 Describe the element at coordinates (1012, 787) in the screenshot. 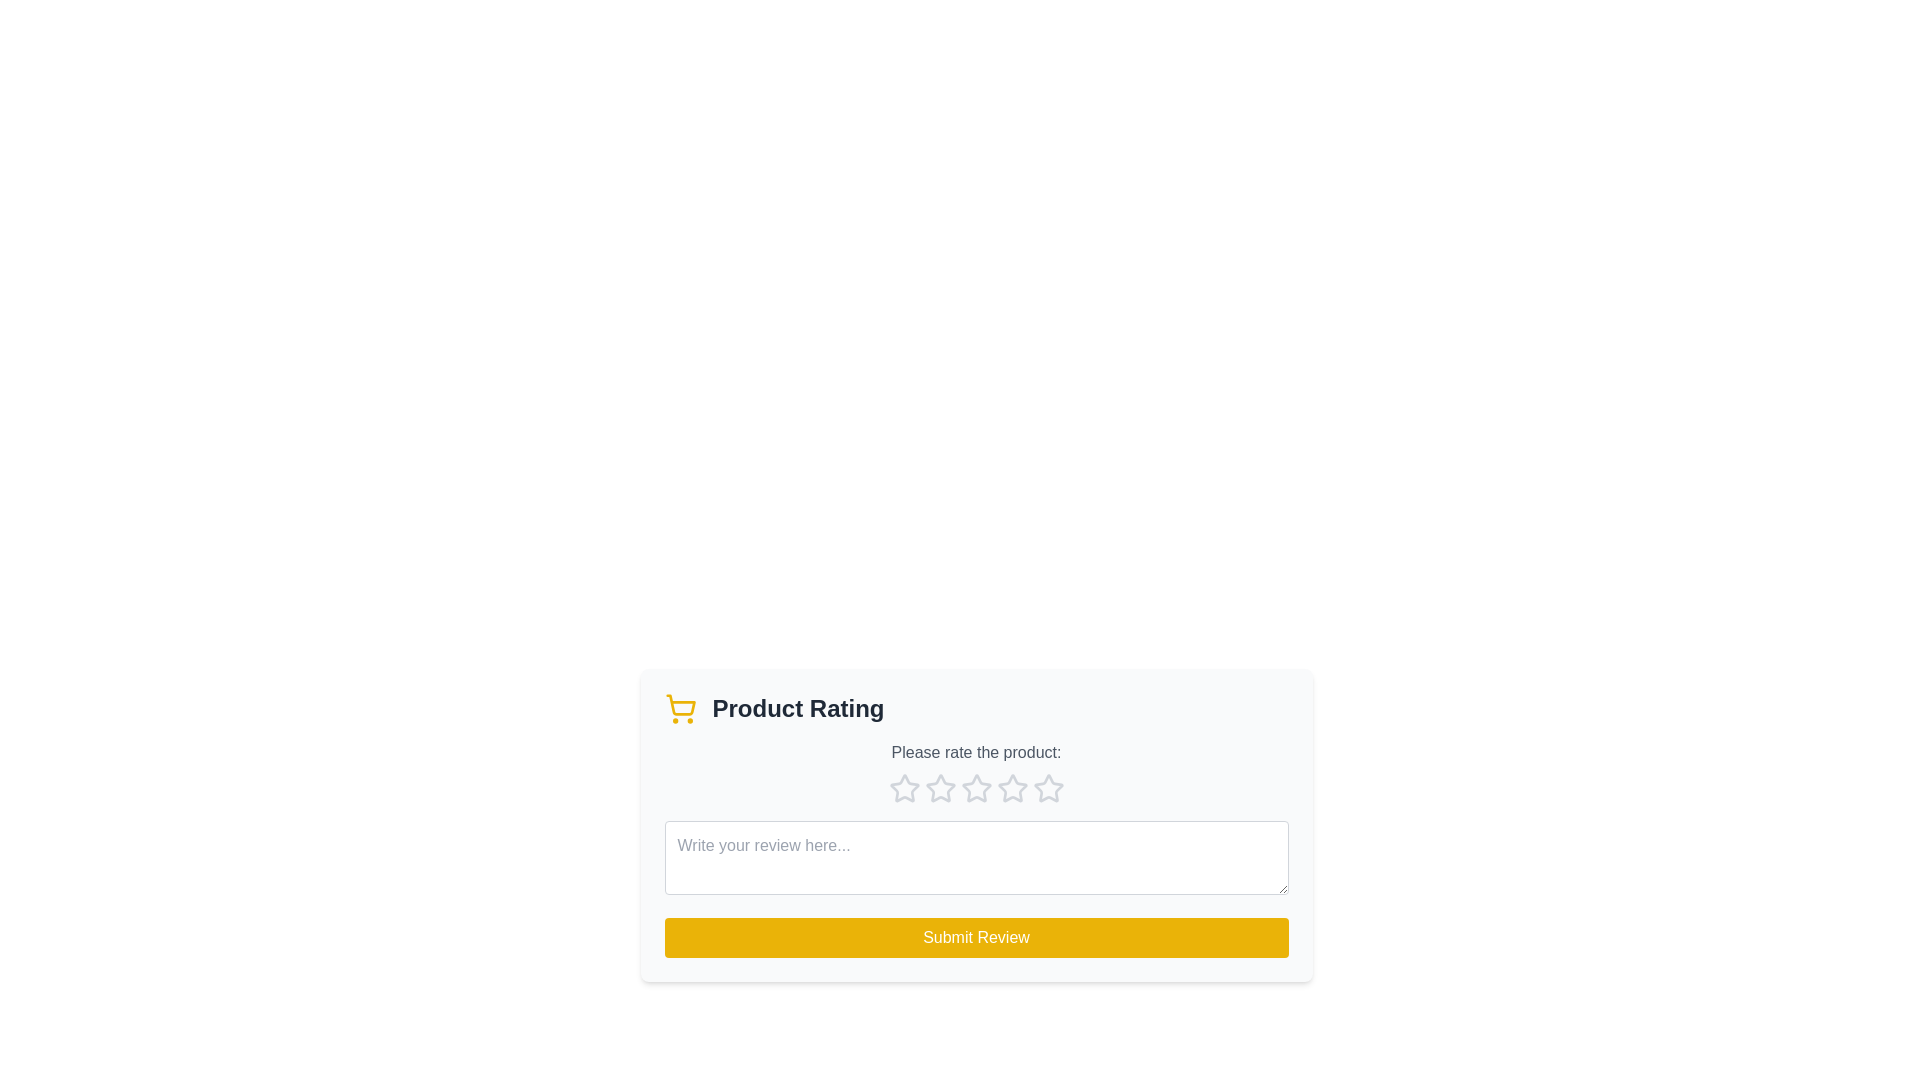

I see `the third star icon in the rating section` at that location.